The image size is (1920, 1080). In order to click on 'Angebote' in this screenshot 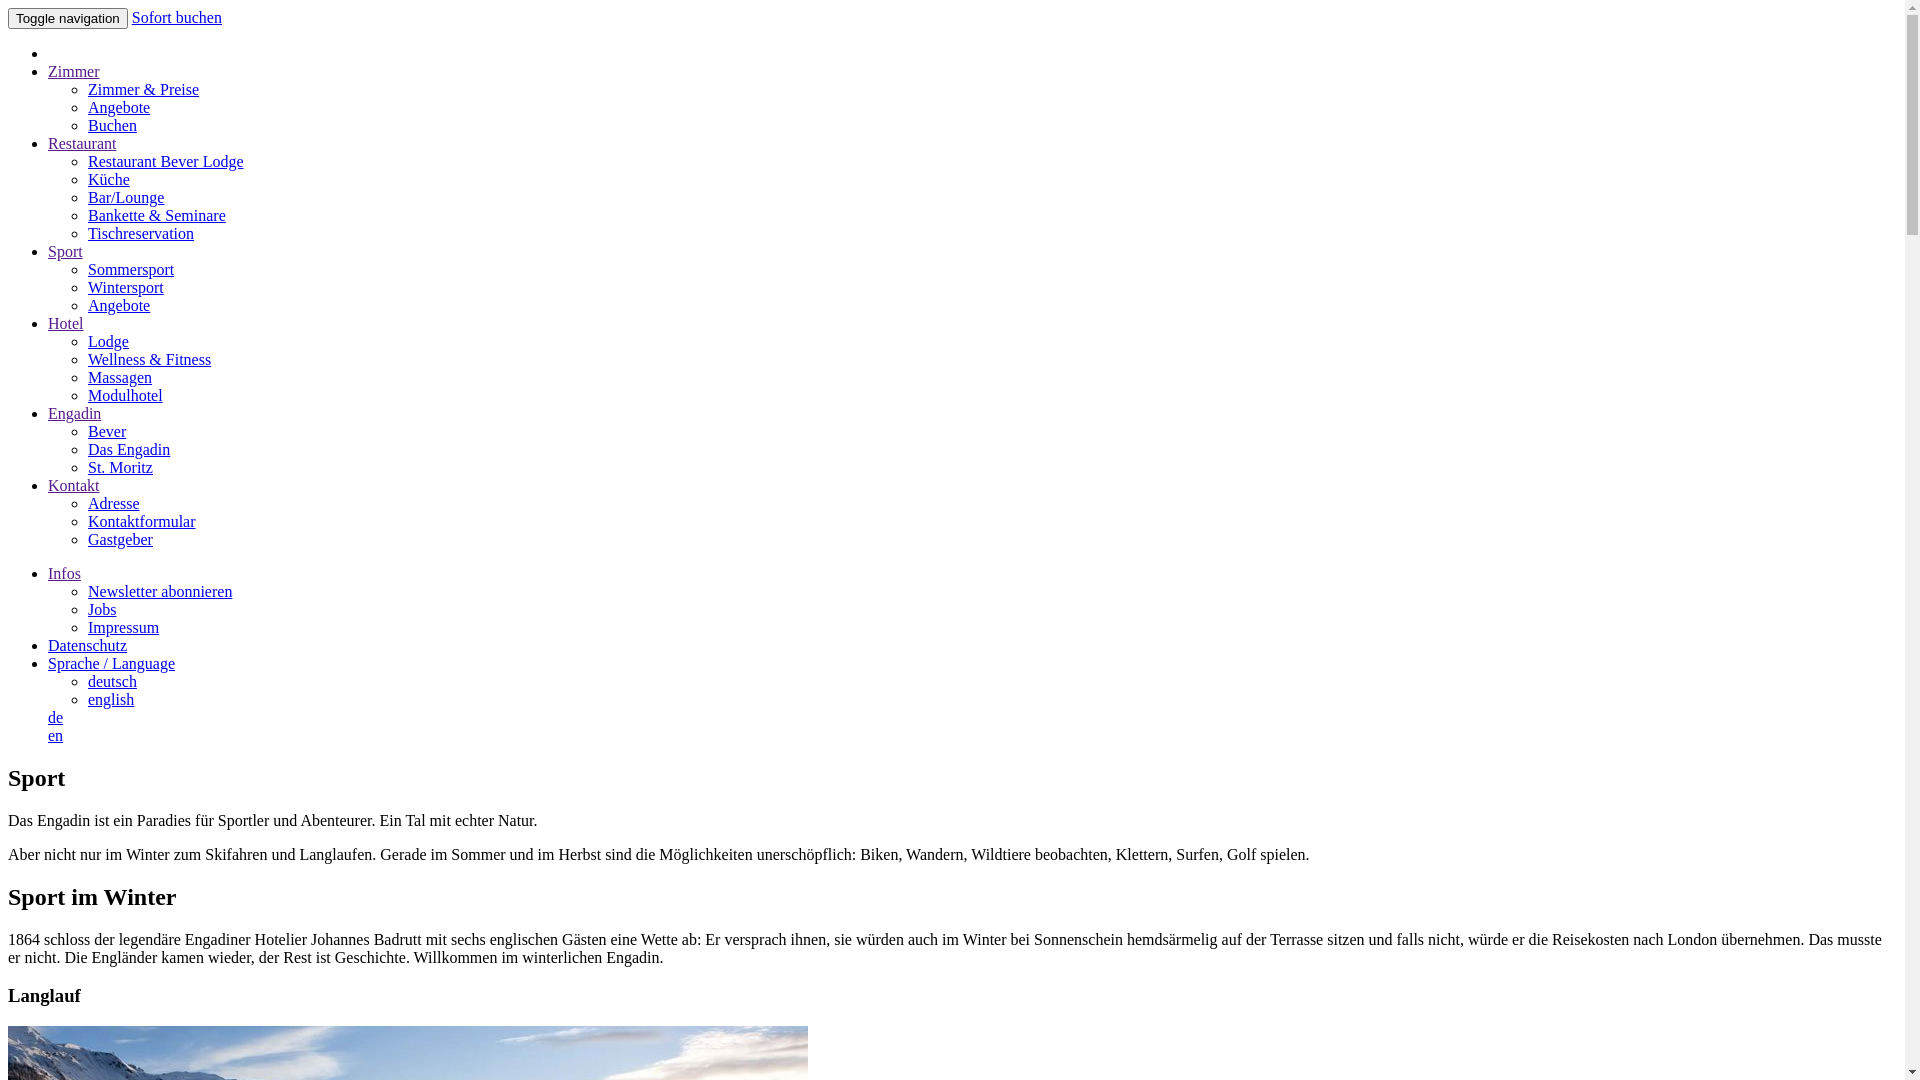, I will do `click(118, 305)`.